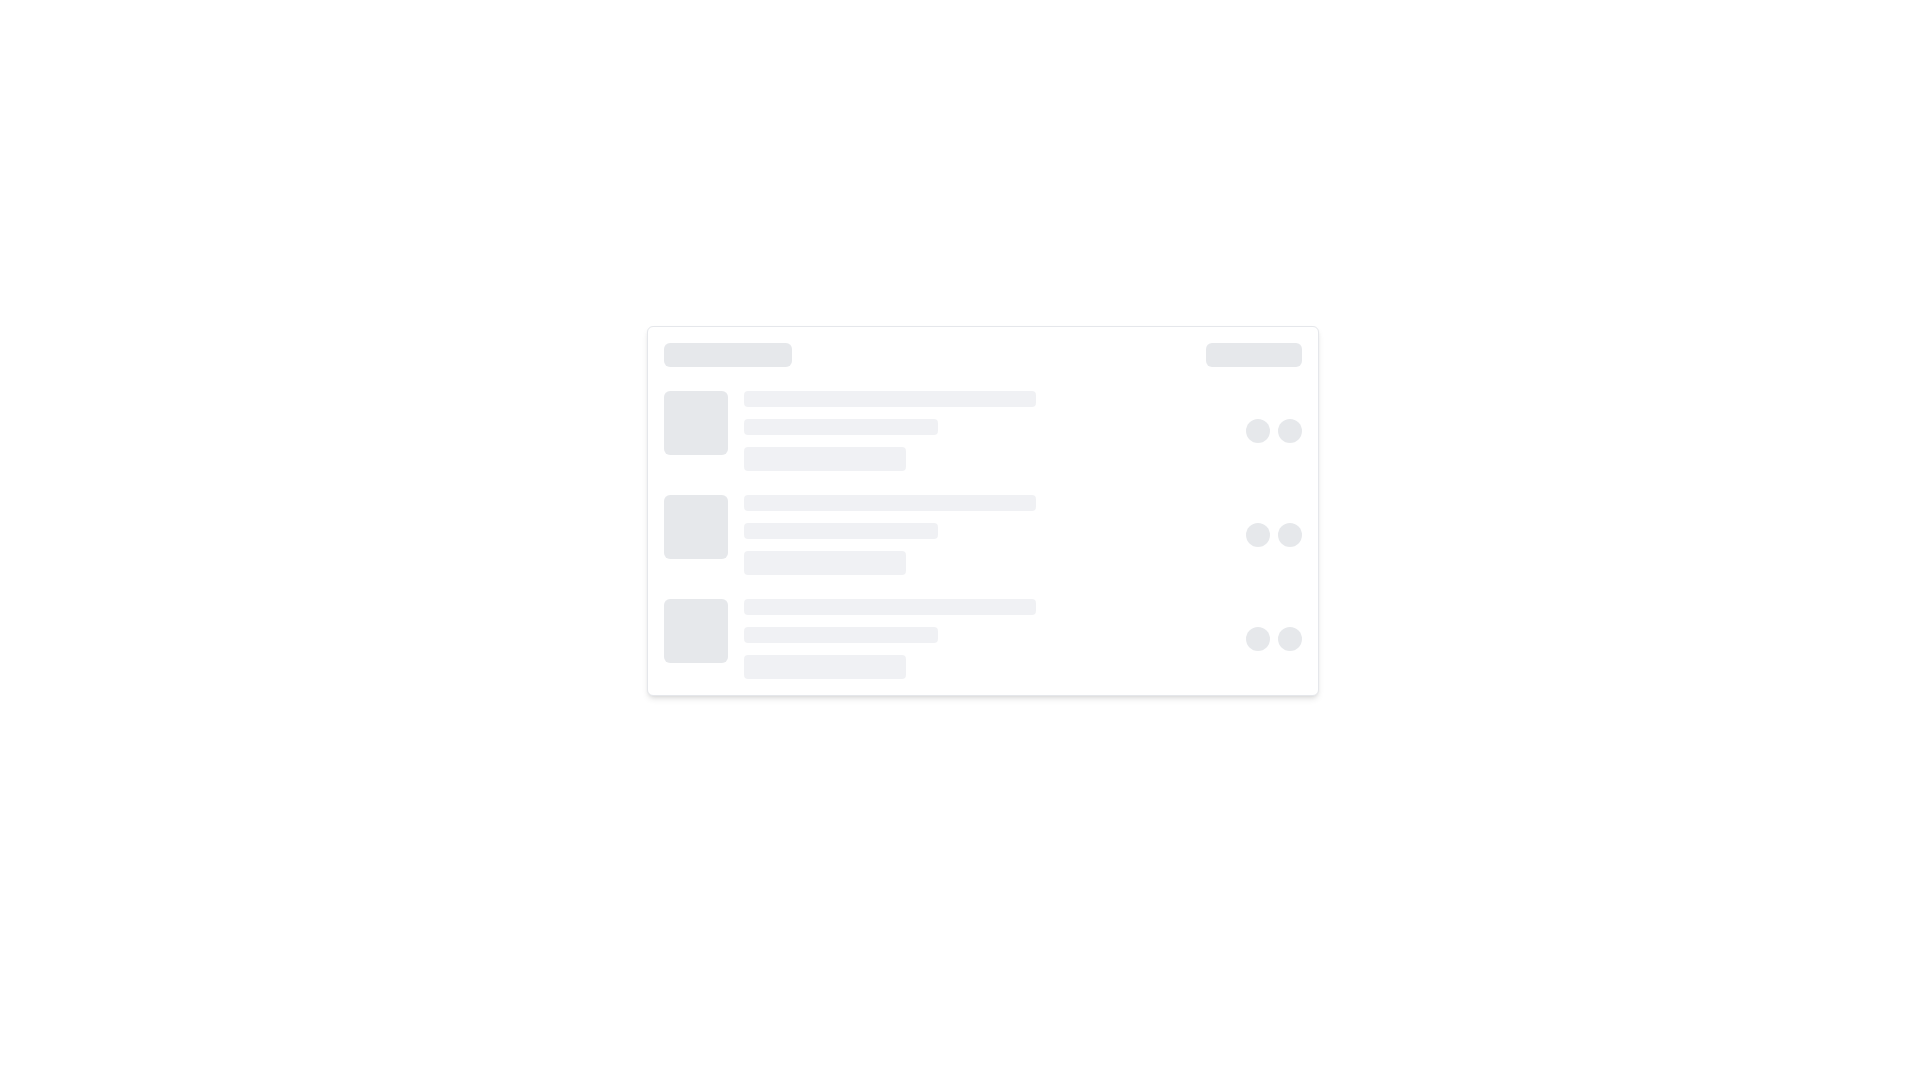 This screenshot has width=1920, height=1080. What do you see at coordinates (841, 426) in the screenshot?
I see `the second horizontal bar in the loading indicator section, which serves as a visual placeholder between a longer bar above and a shorter bar below` at bounding box center [841, 426].